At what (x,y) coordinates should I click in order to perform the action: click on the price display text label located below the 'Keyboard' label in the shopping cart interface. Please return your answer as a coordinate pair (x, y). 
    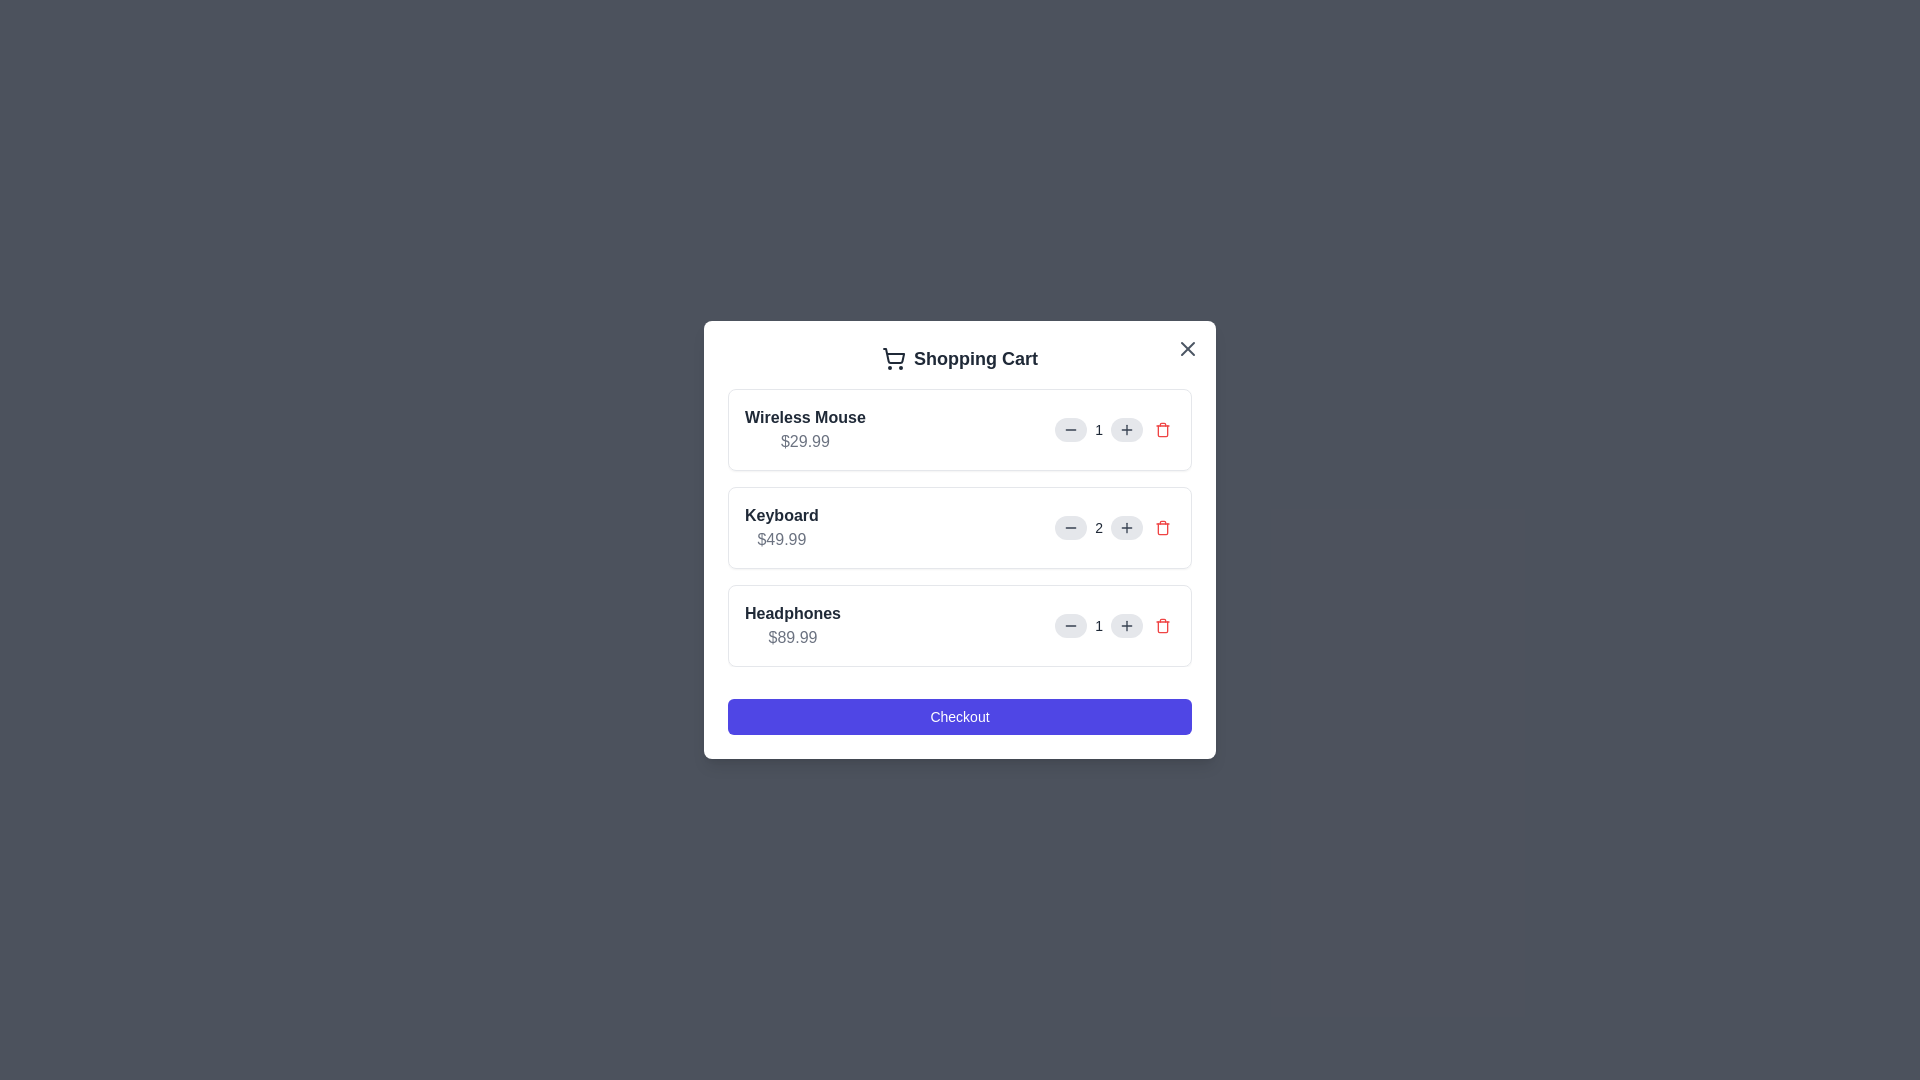
    Looking at the image, I should click on (780, 540).